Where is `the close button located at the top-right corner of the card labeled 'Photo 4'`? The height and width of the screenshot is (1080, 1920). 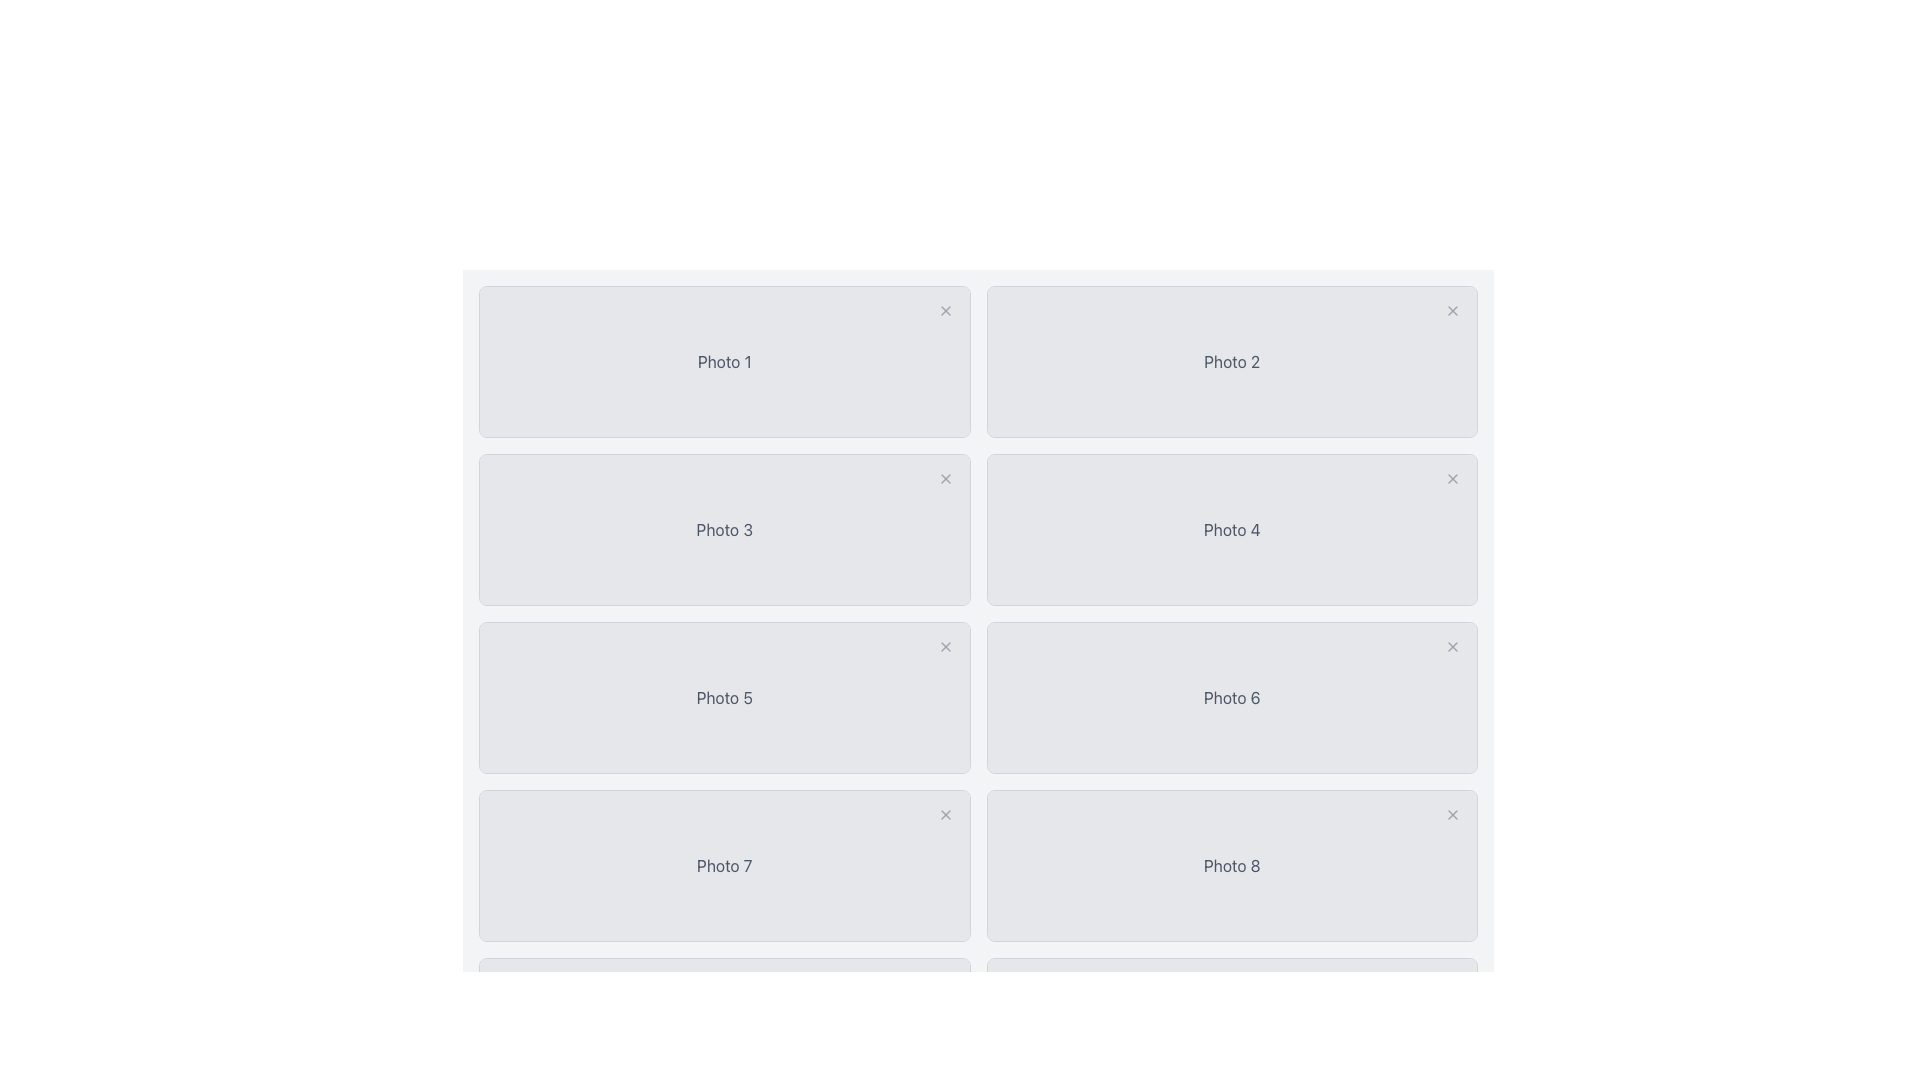
the close button located at the top-right corner of the card labeled 'Photo 4' is located at coordinates (1453, 478).